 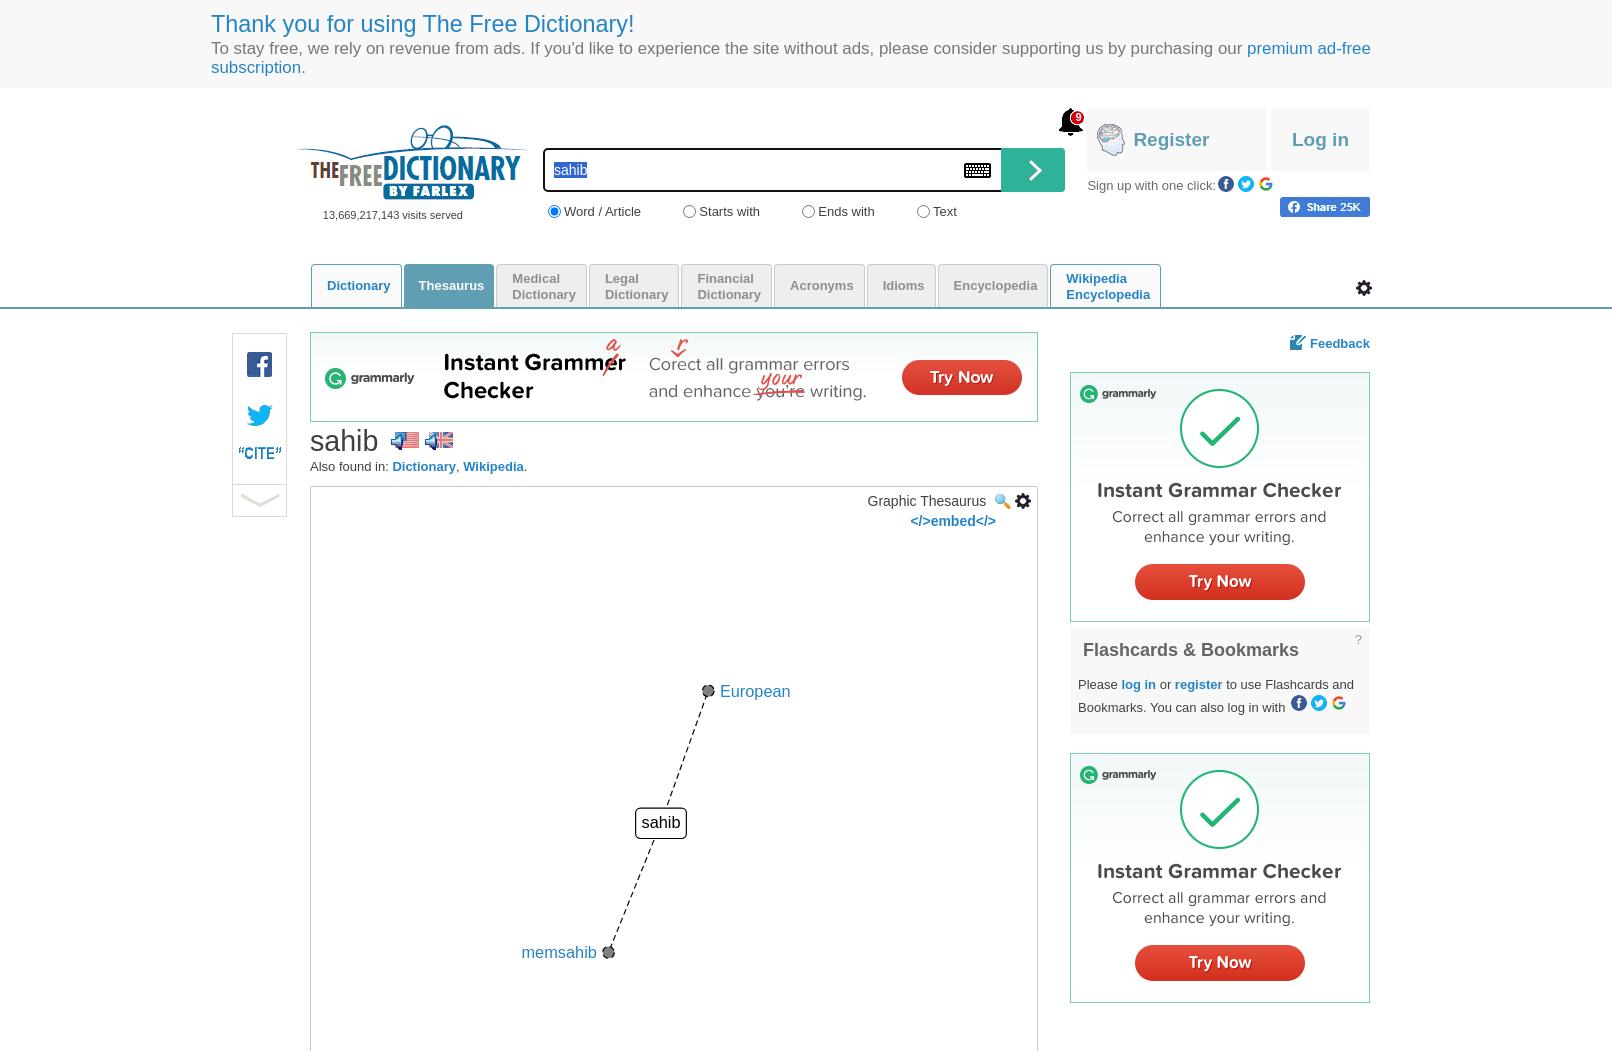 What do you see at coordinates (458, 464) in the screenshot?
I see `','` at bounding box center [458, 464].